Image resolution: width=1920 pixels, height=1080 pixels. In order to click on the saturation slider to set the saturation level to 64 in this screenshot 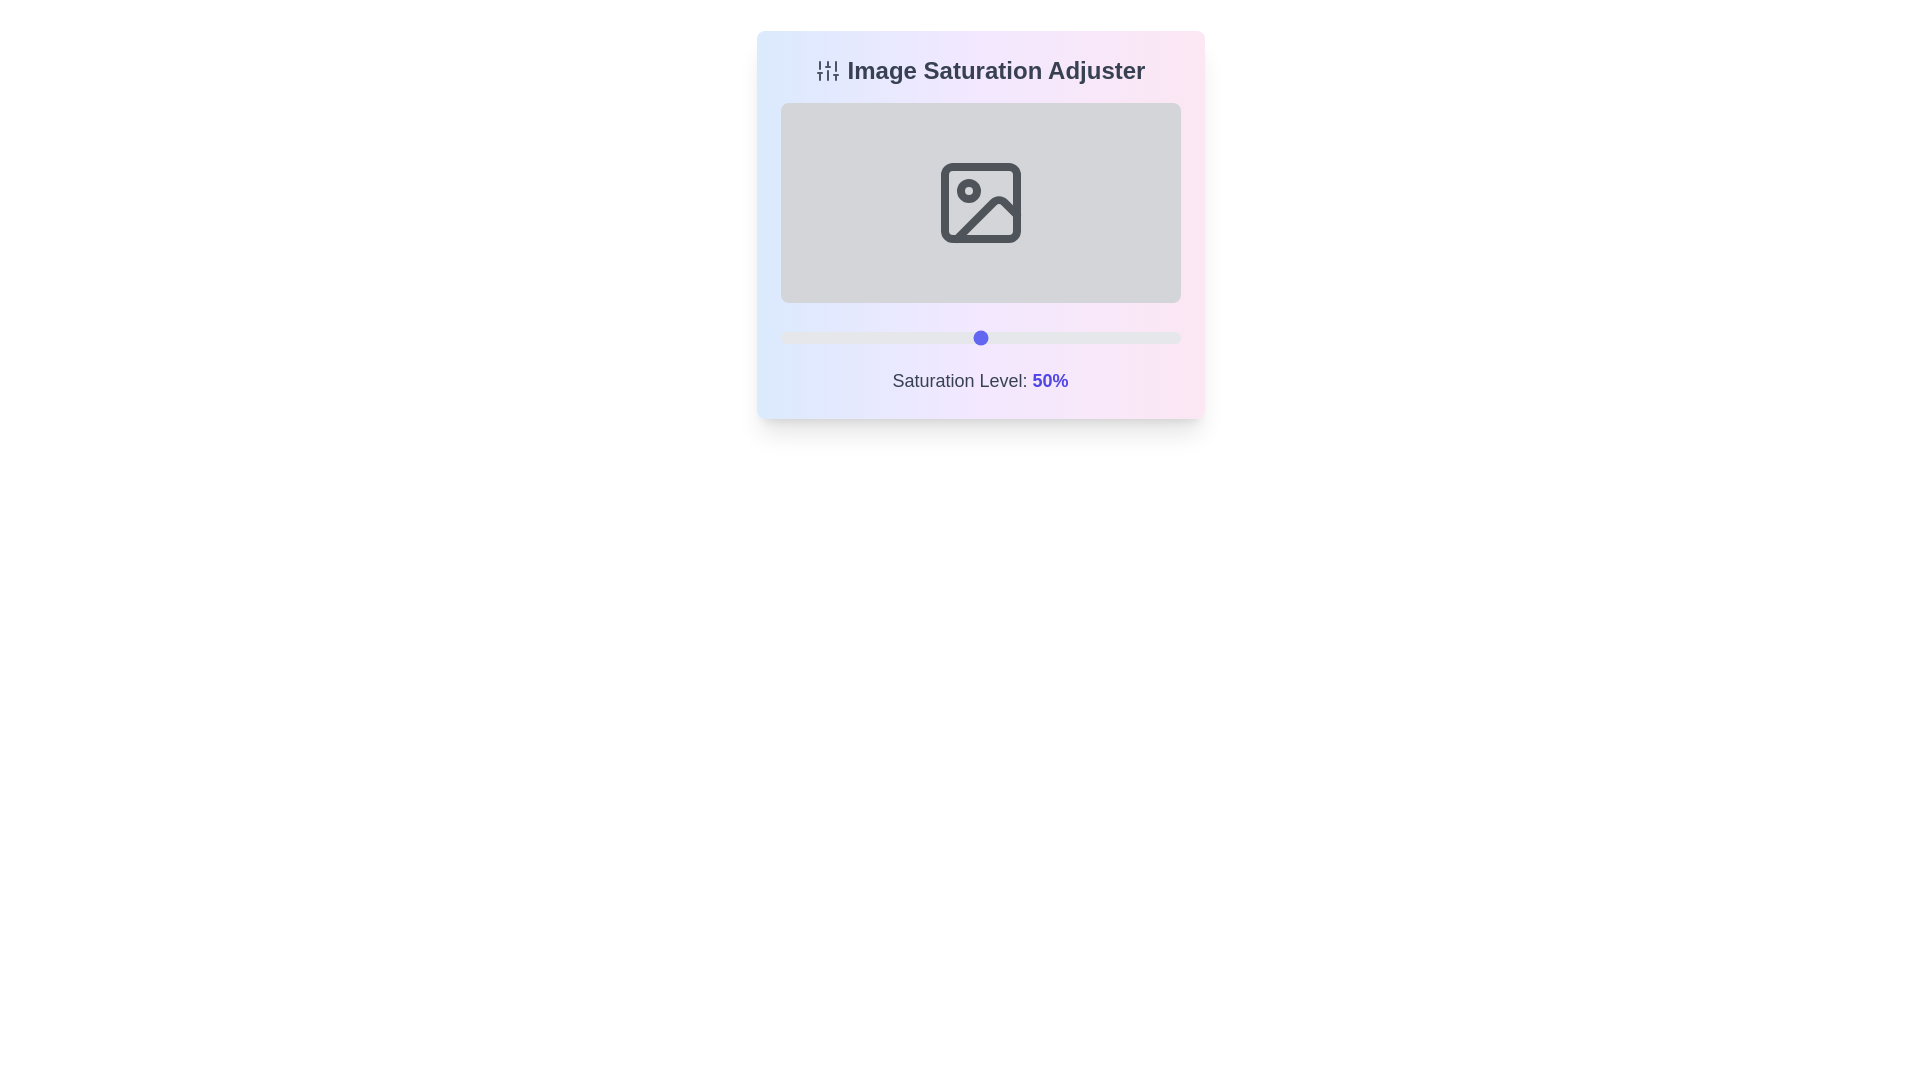, I will do `click(1036, 337)`.